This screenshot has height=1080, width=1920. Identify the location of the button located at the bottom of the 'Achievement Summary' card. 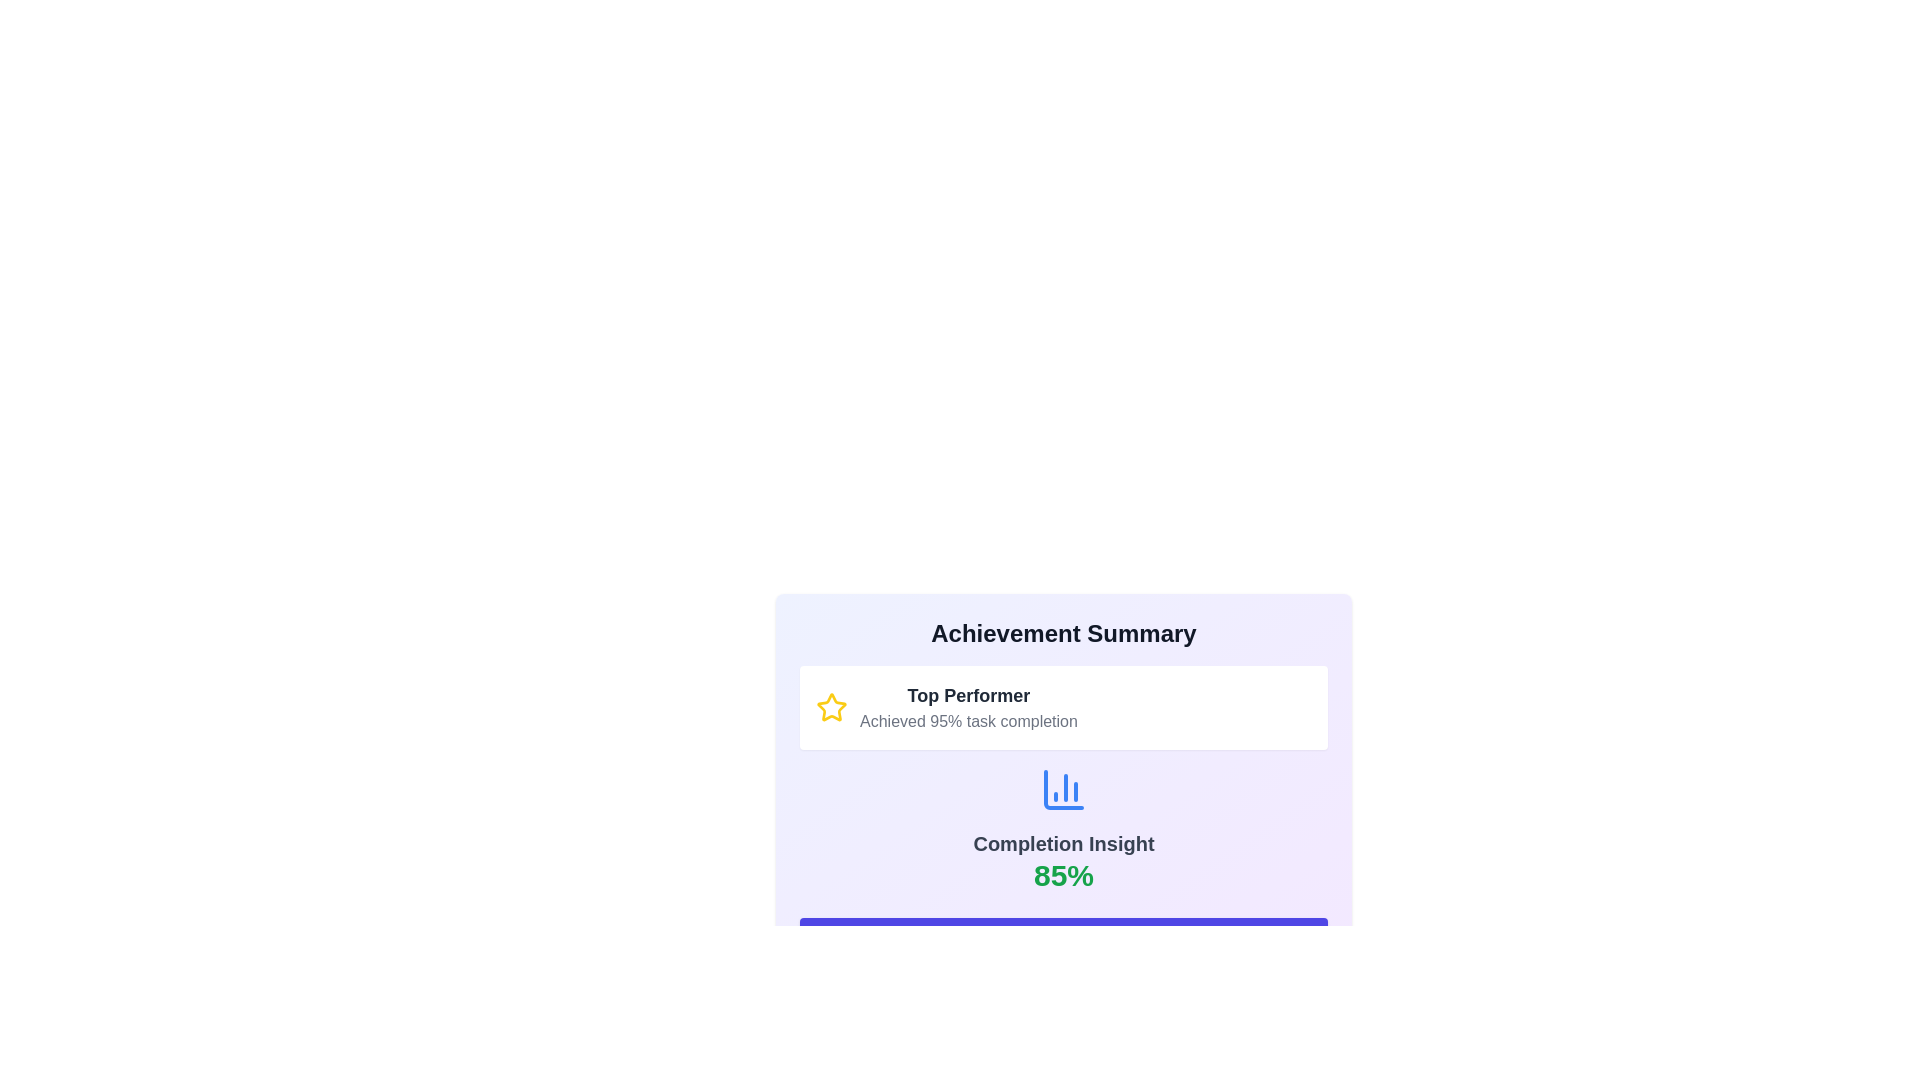
(1063, 941).